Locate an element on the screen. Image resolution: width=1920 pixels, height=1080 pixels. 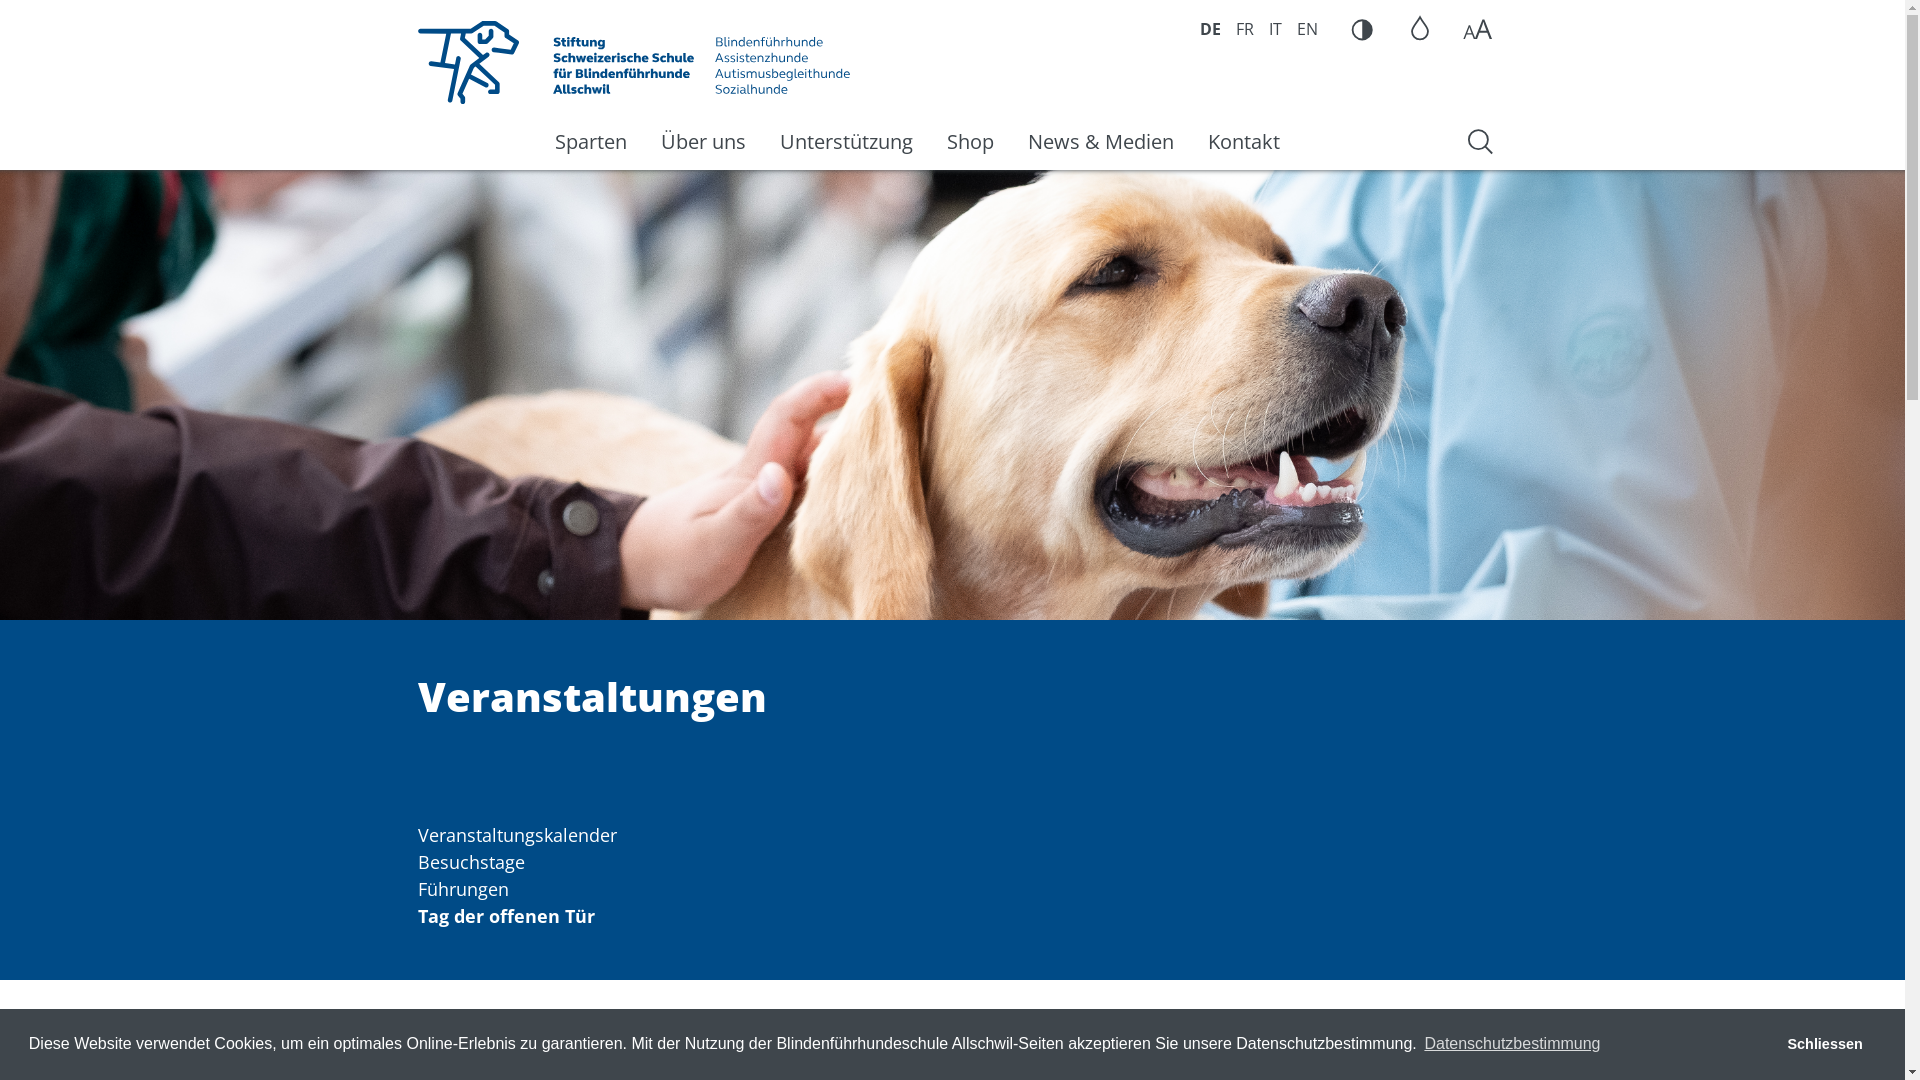
'FR' is located at coordinates (1243, 29).